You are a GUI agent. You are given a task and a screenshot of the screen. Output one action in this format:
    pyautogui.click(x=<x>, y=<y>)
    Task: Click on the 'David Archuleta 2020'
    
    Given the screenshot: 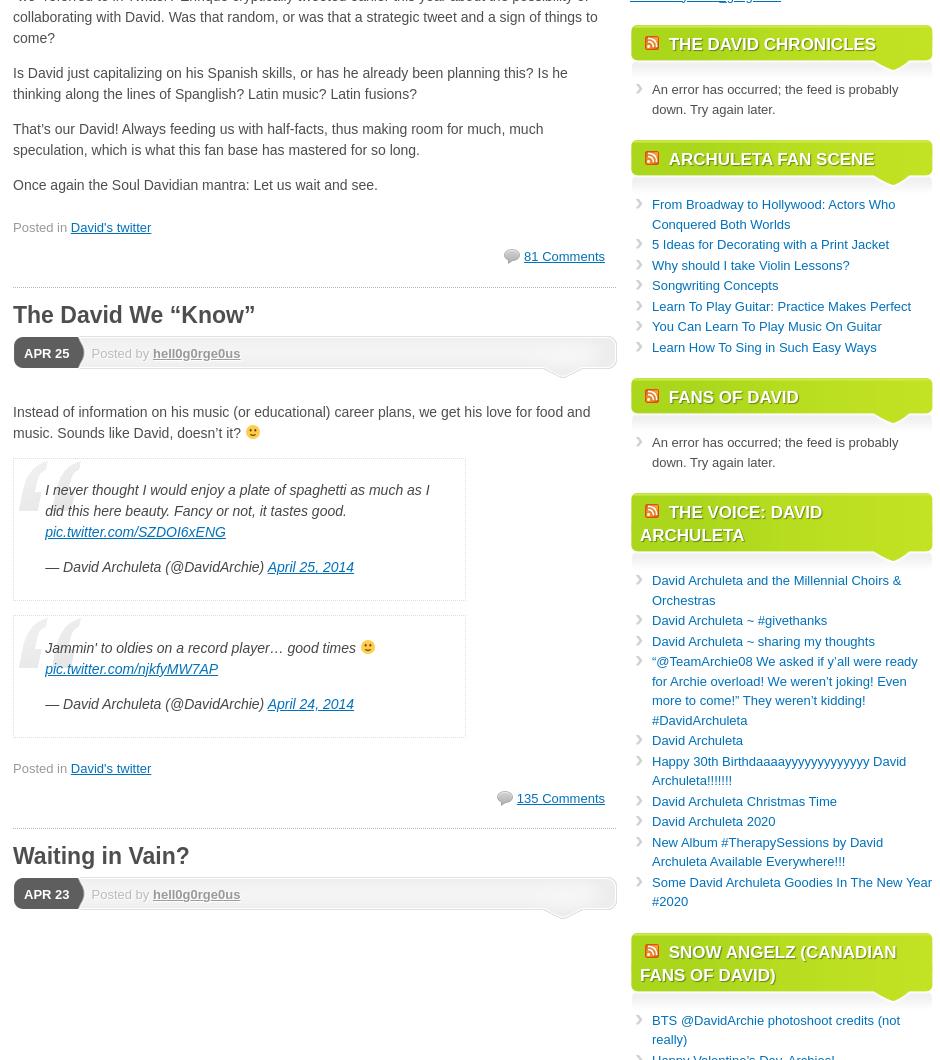 What is the action you would take?
    pyautogui.click(x=713, y=821)
    